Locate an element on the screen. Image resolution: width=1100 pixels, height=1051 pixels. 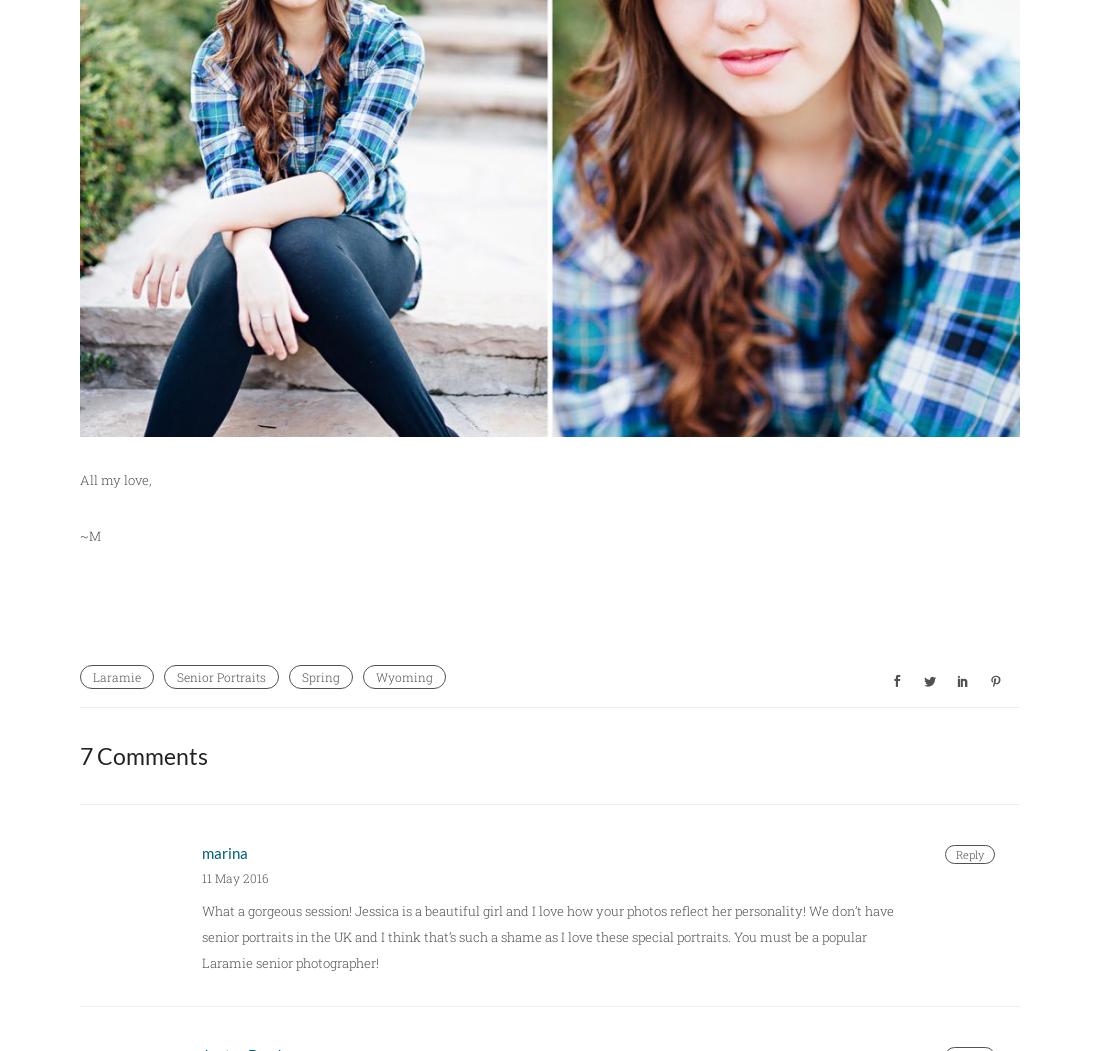
'~M' is located at coordinates (90, 535).